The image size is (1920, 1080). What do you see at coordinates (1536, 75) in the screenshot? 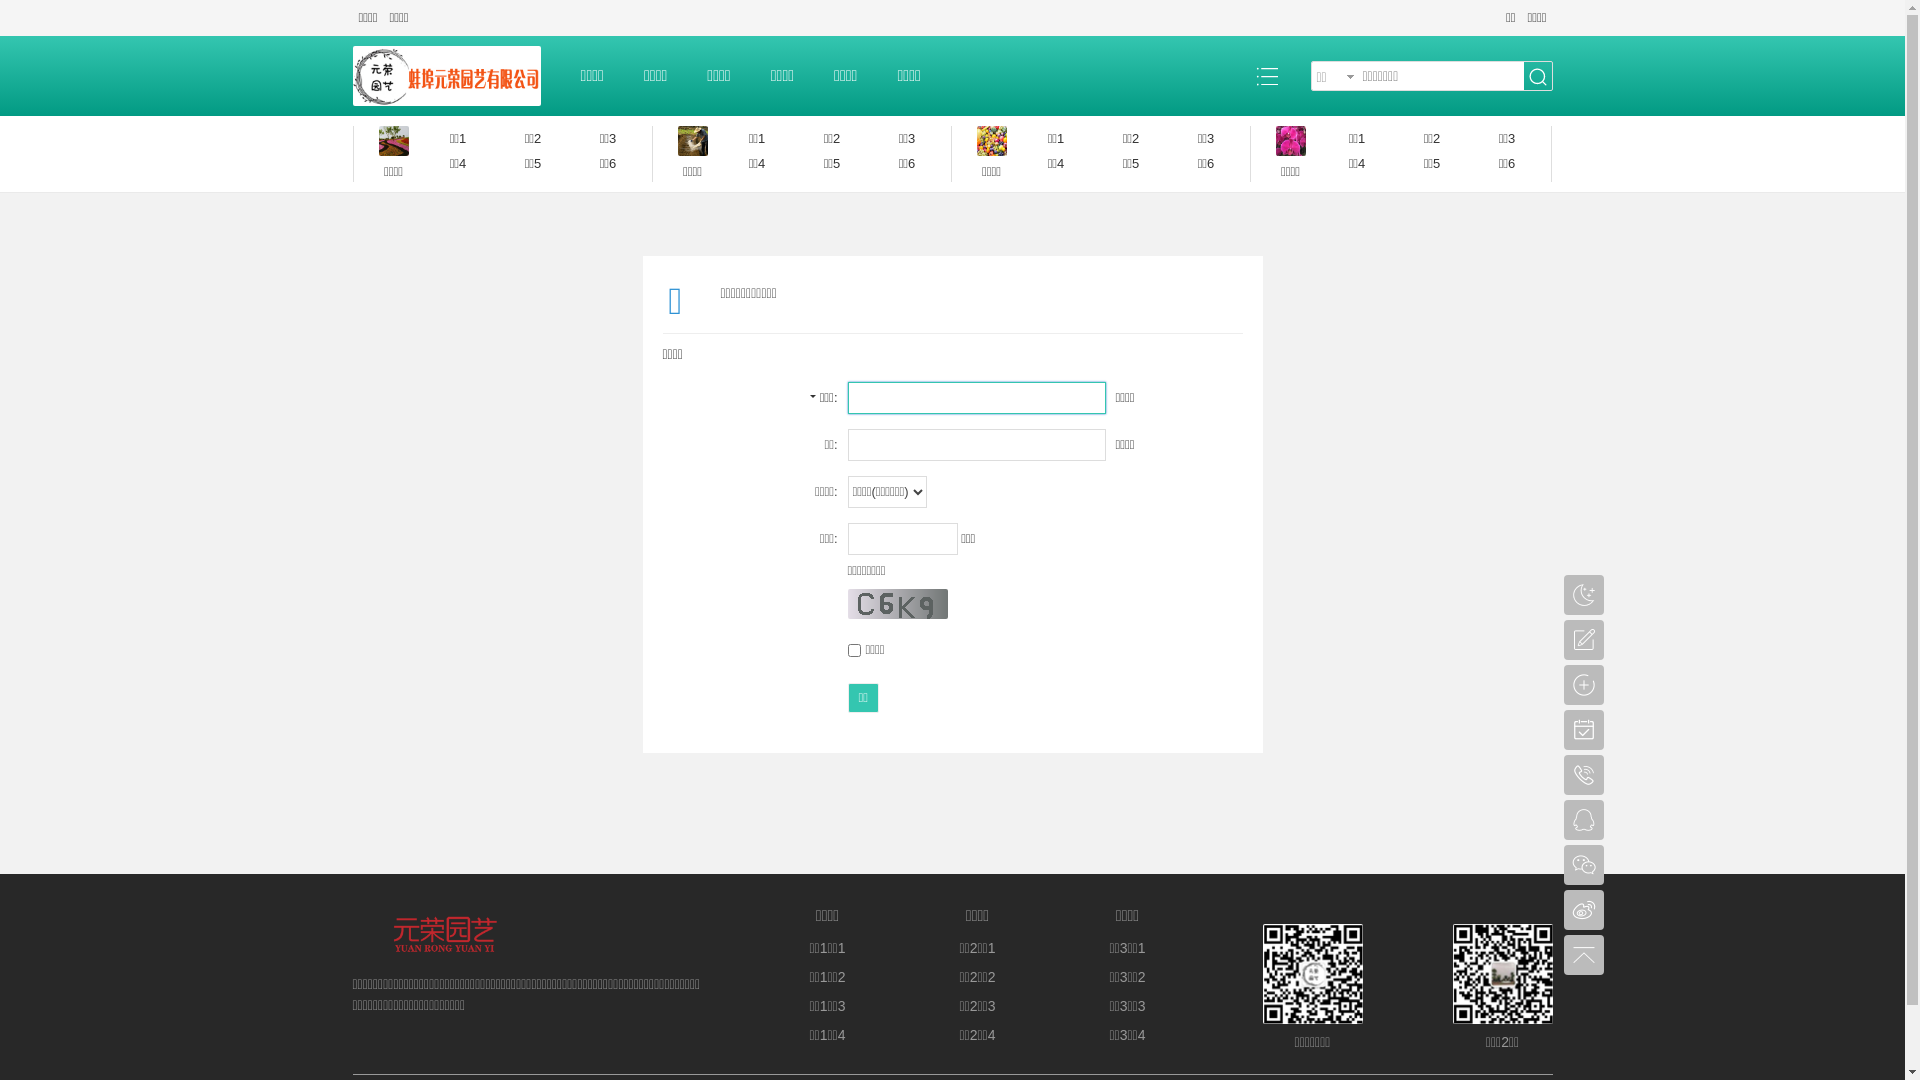
I see `'true'` at bounding box center [1536, 75].